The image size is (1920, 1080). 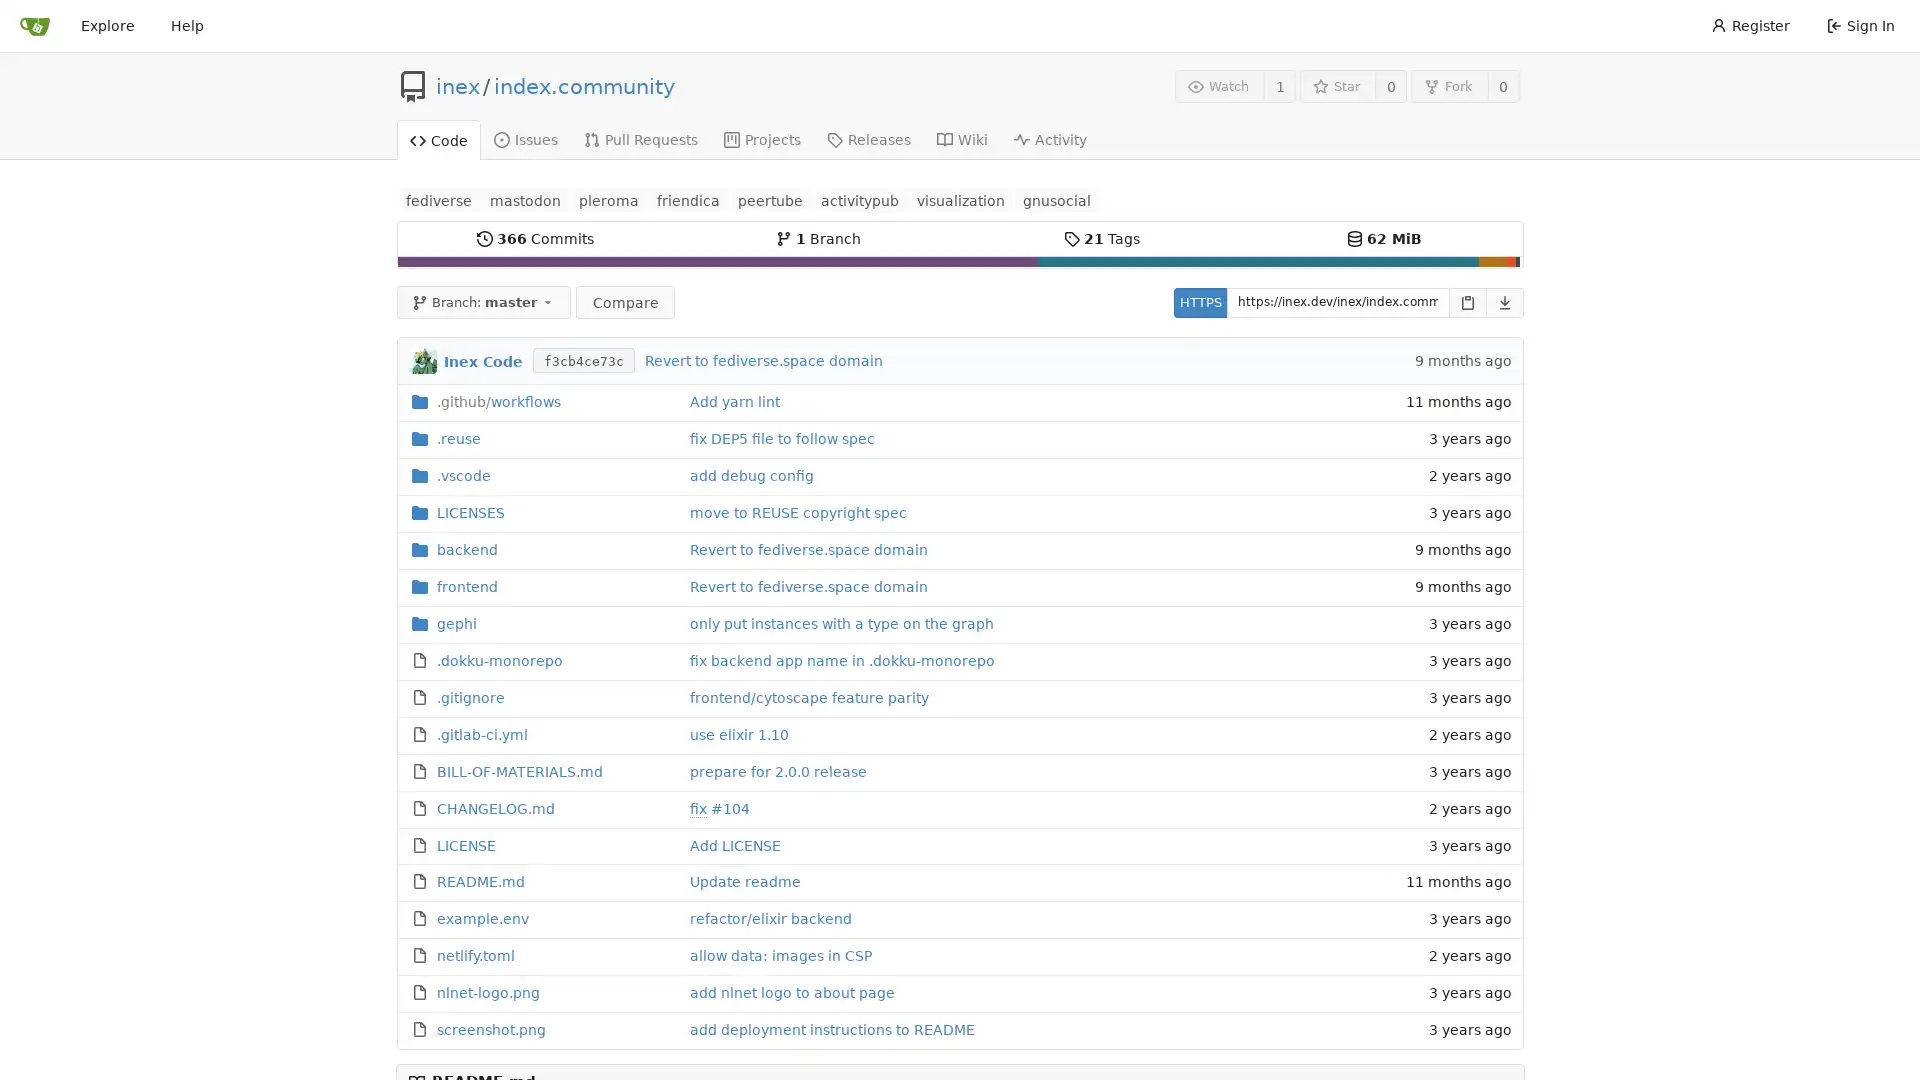 I want to click on Star, so click(x=1337, y=85).